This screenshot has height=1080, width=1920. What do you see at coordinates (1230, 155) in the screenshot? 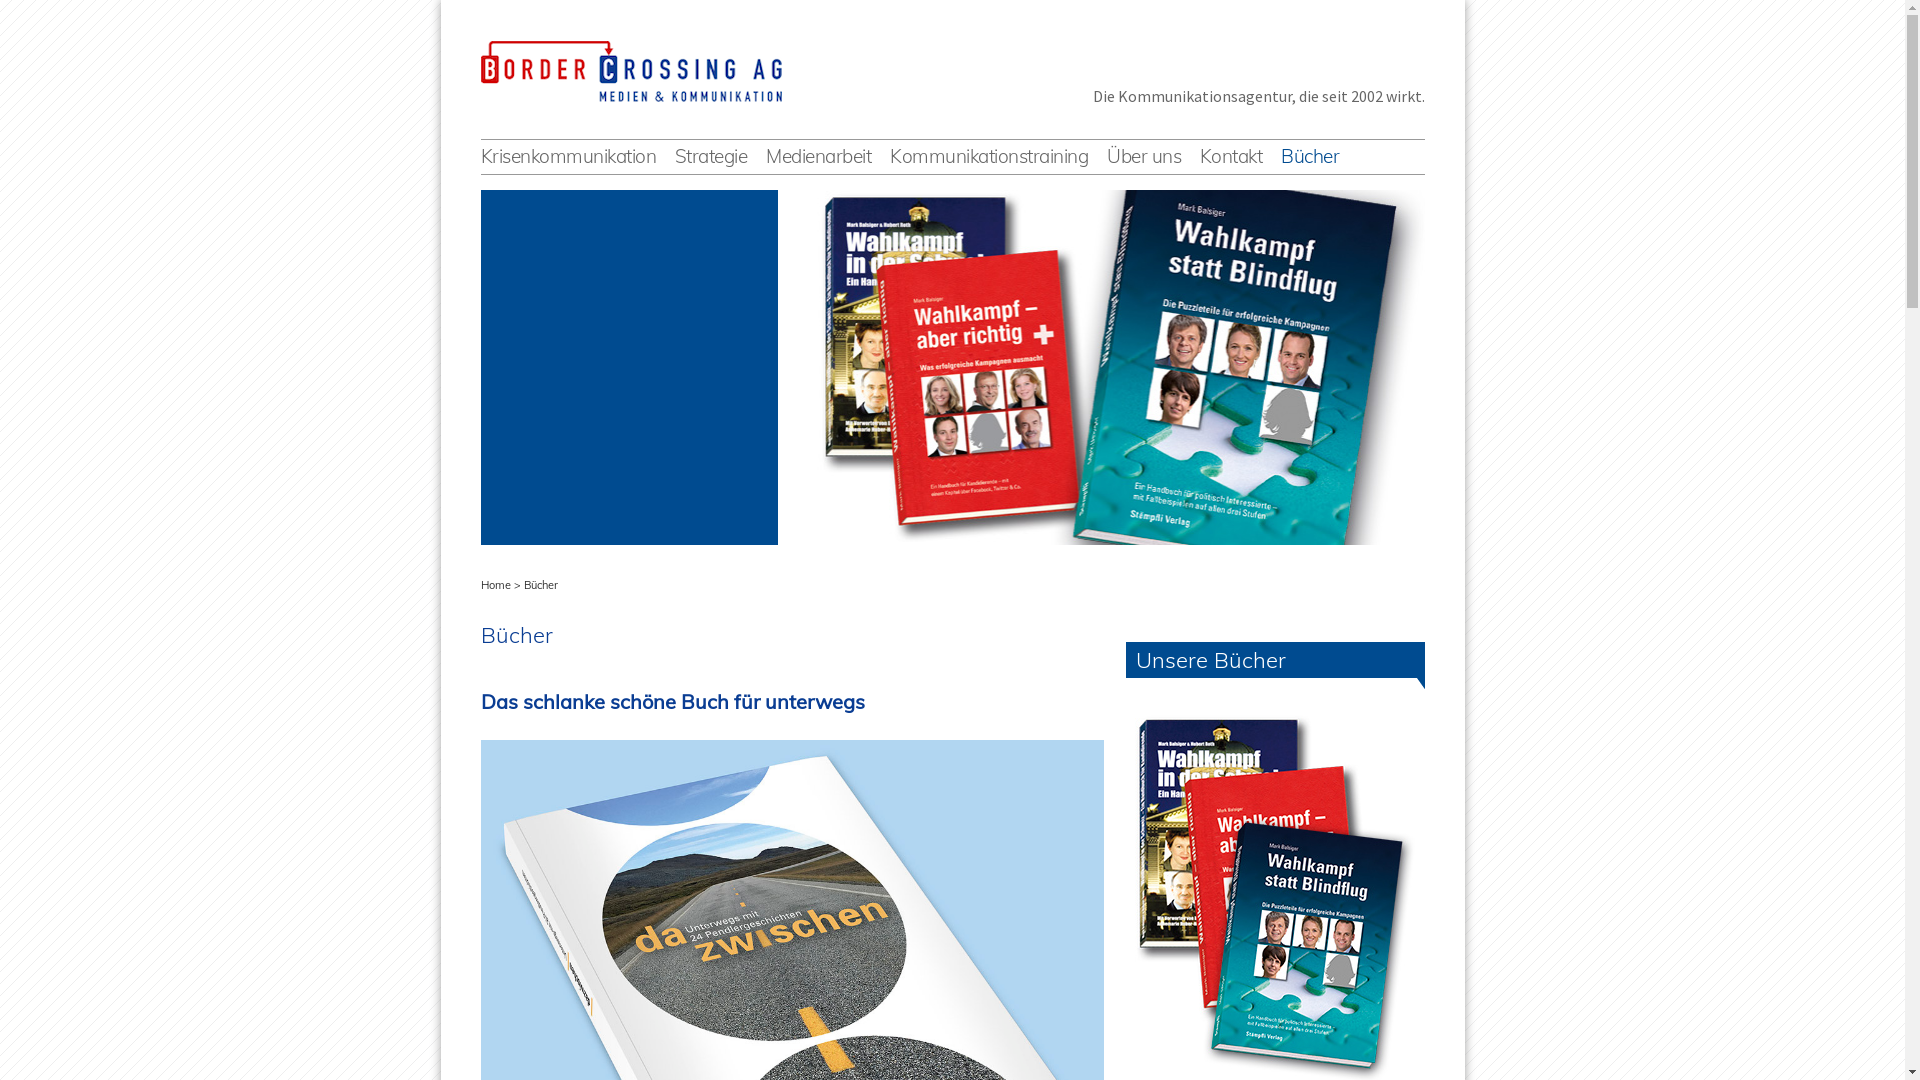
I see `'Kontakt'` at bounding box center [1230, 155].